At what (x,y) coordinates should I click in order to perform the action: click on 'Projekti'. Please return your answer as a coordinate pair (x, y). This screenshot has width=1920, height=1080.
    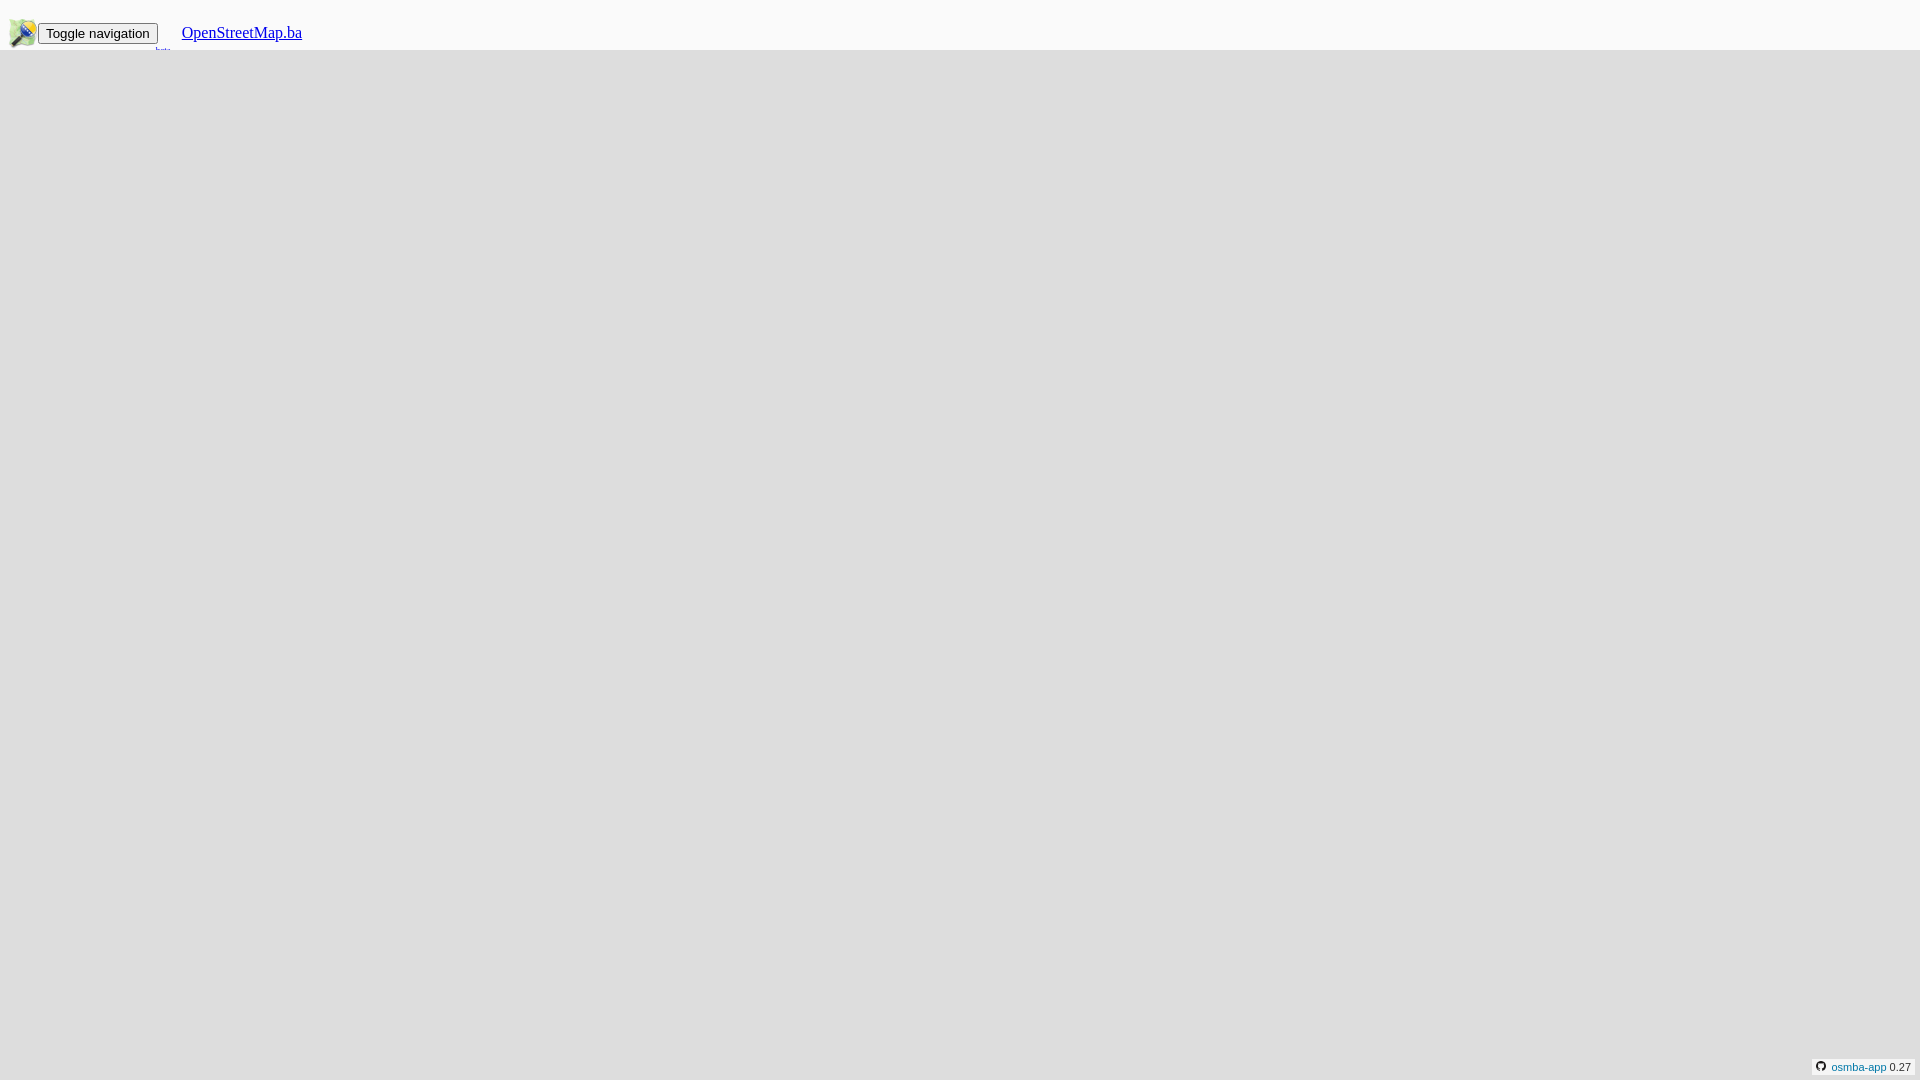
    Looking at the image, I should click on (73, 153).